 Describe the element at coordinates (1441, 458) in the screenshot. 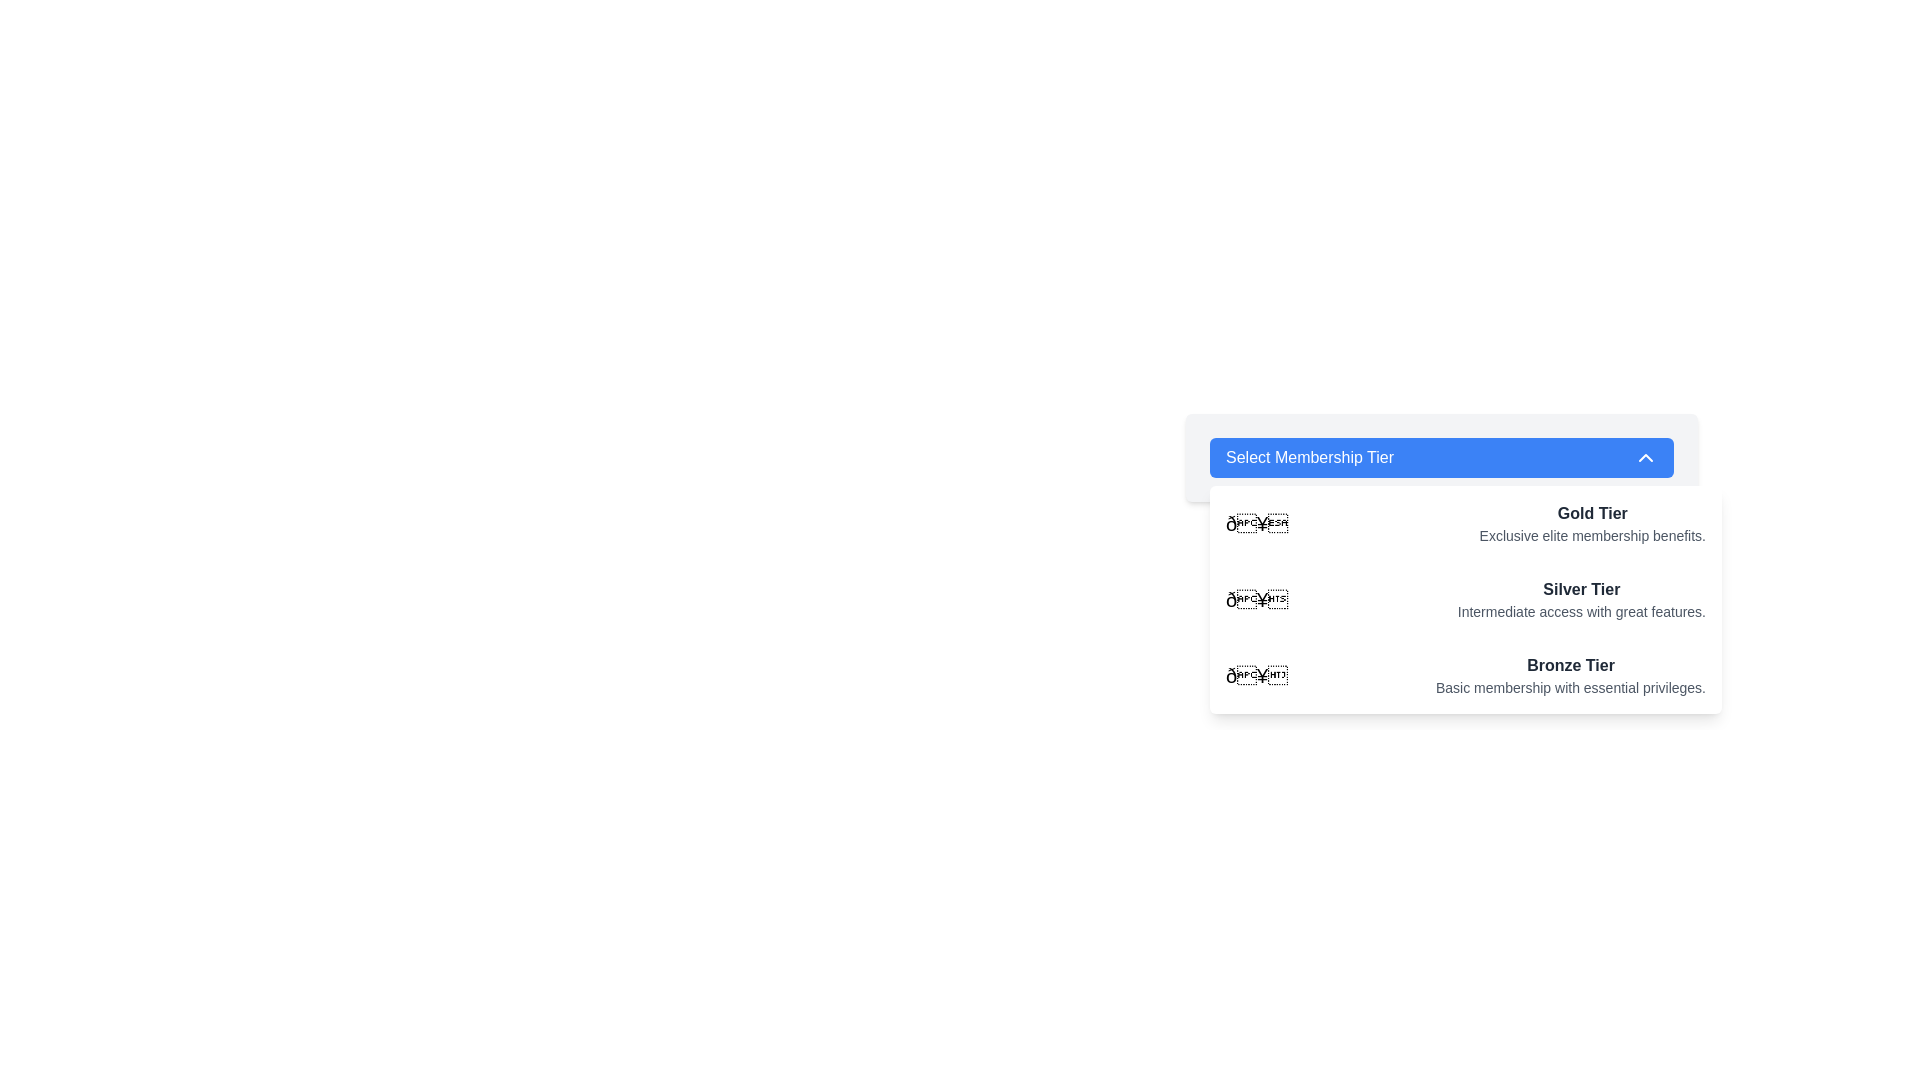

I see `the centrally aligned dropdown button at the top of the membership options section` at that location.